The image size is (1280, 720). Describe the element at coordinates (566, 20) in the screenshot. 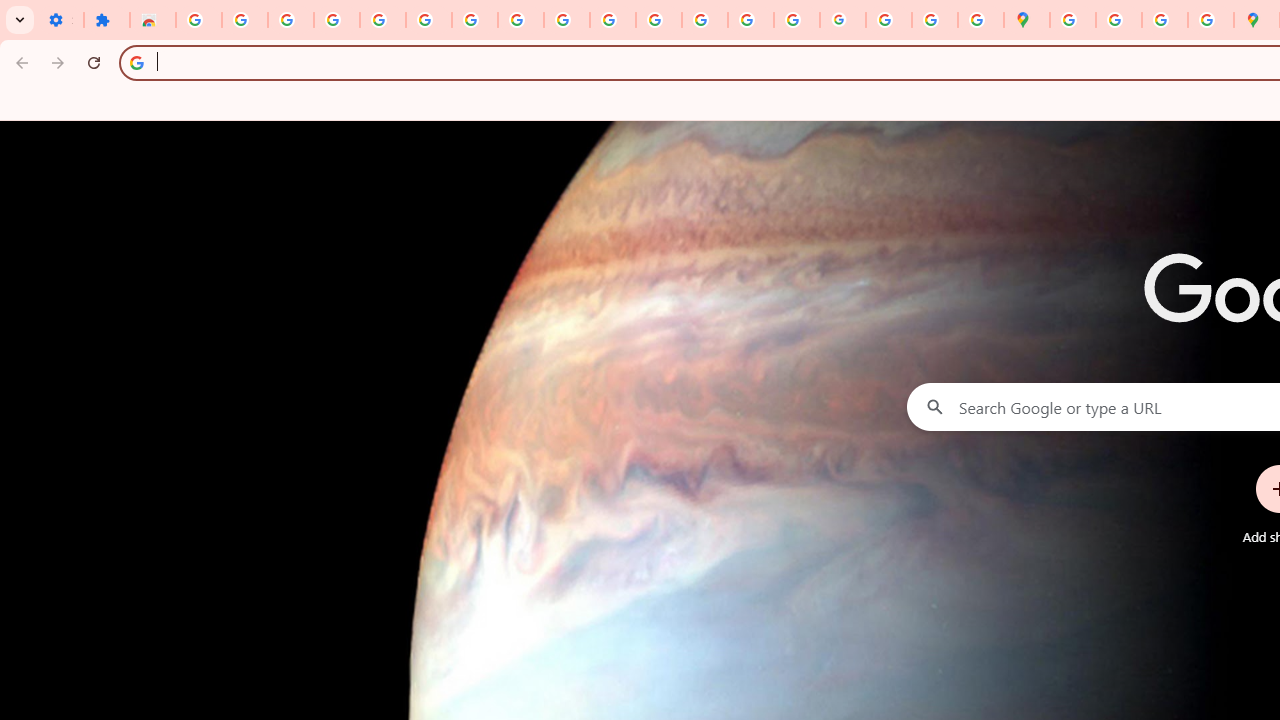

I see `'YouTube'` at that location.